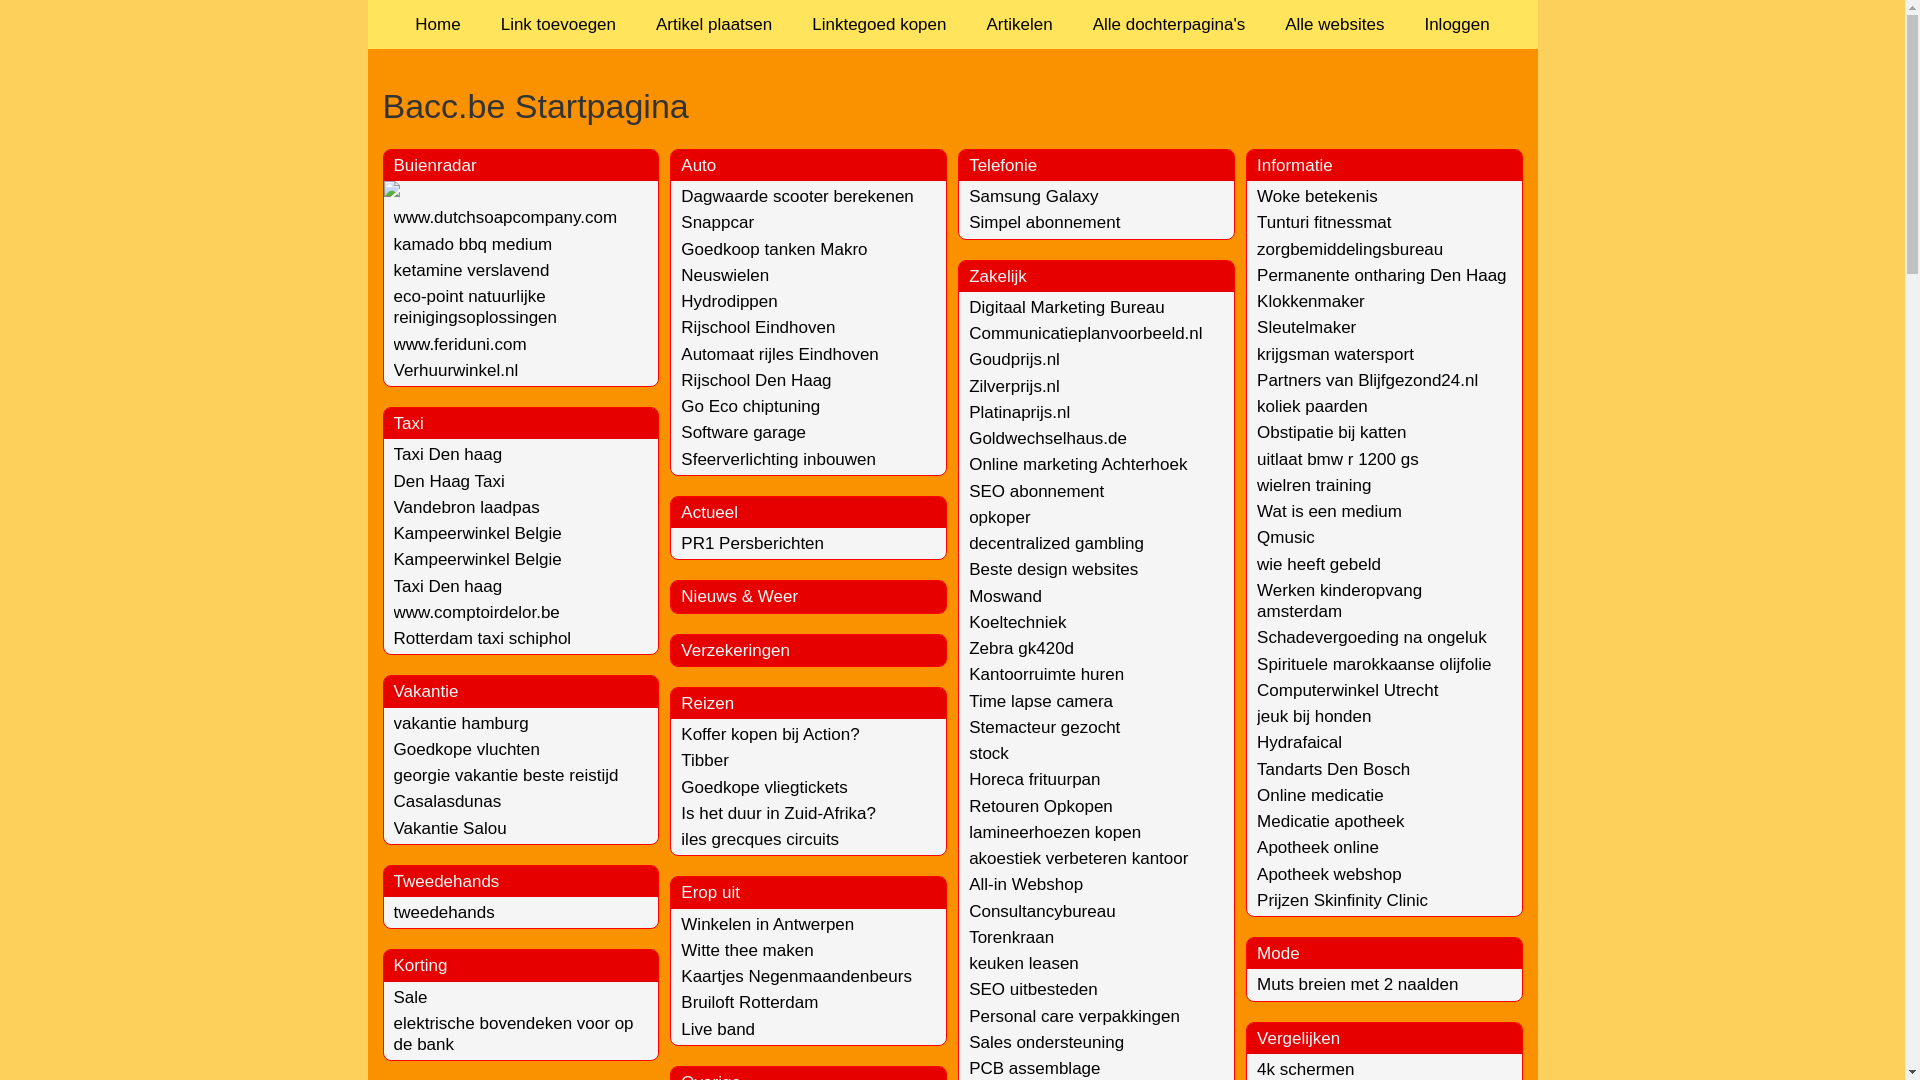 The width and height of the screenshot is (1920, 1080). Describe the element at coordinates (449, 828) in the screenshot. I see `'Vakantie Salou'` at that location.